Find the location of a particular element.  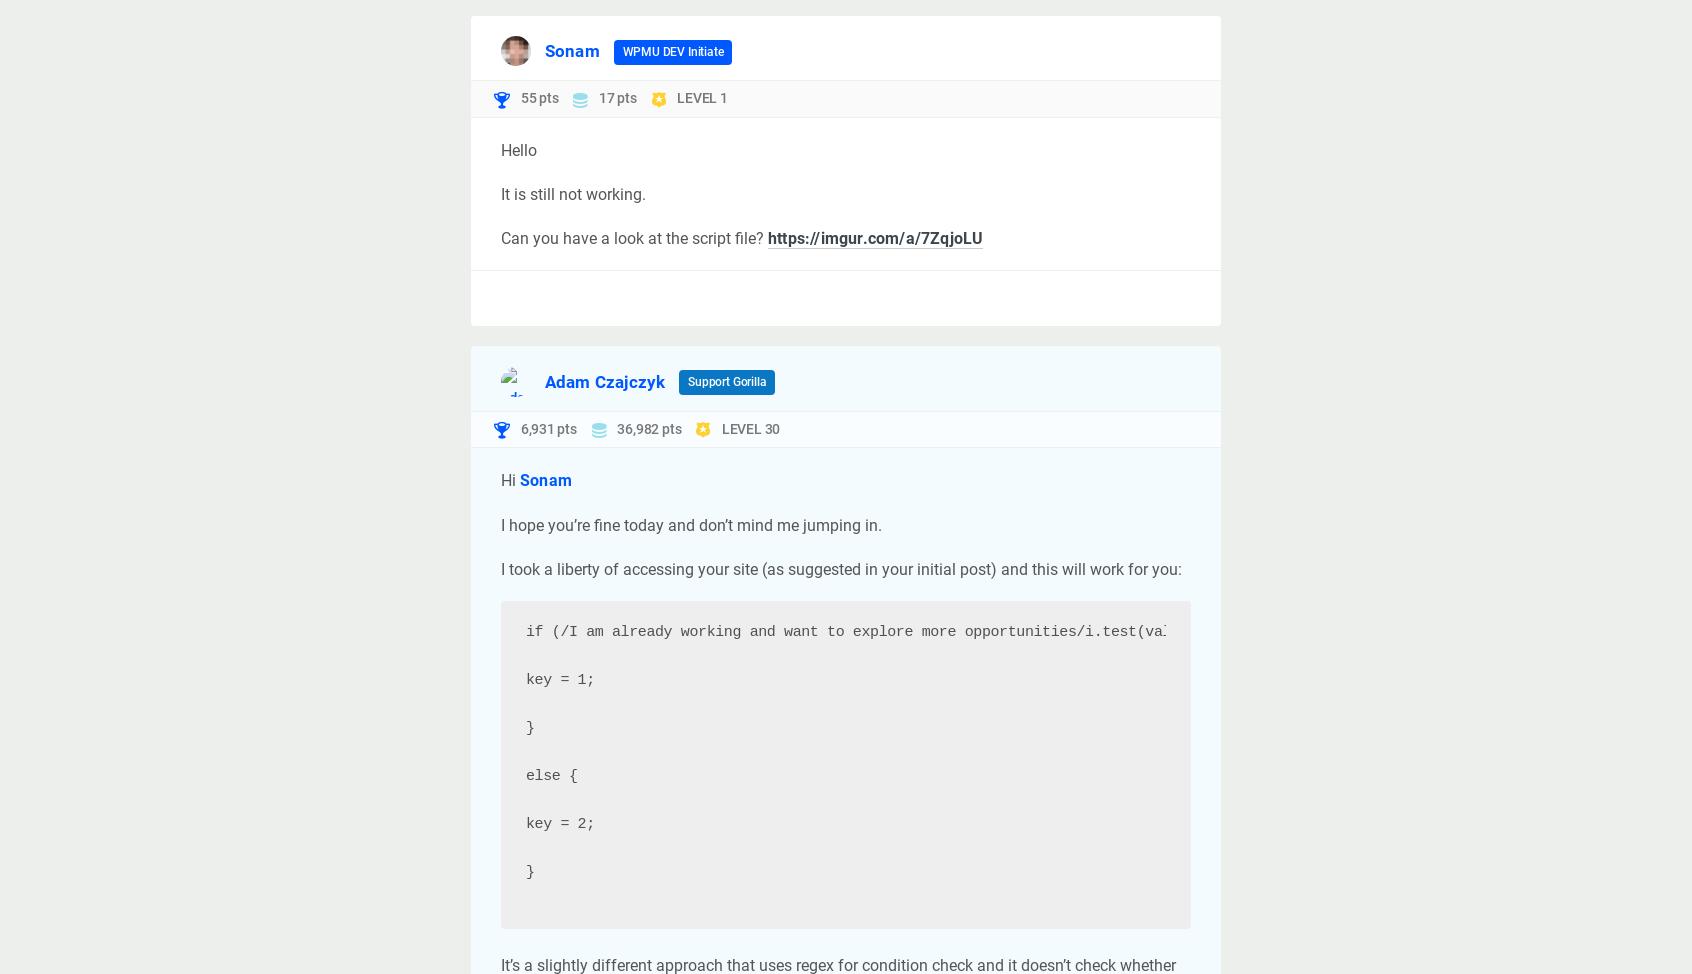

'I hope you’re fine today and don’t mind me jumping in.' is located at coordinates (691, 524).